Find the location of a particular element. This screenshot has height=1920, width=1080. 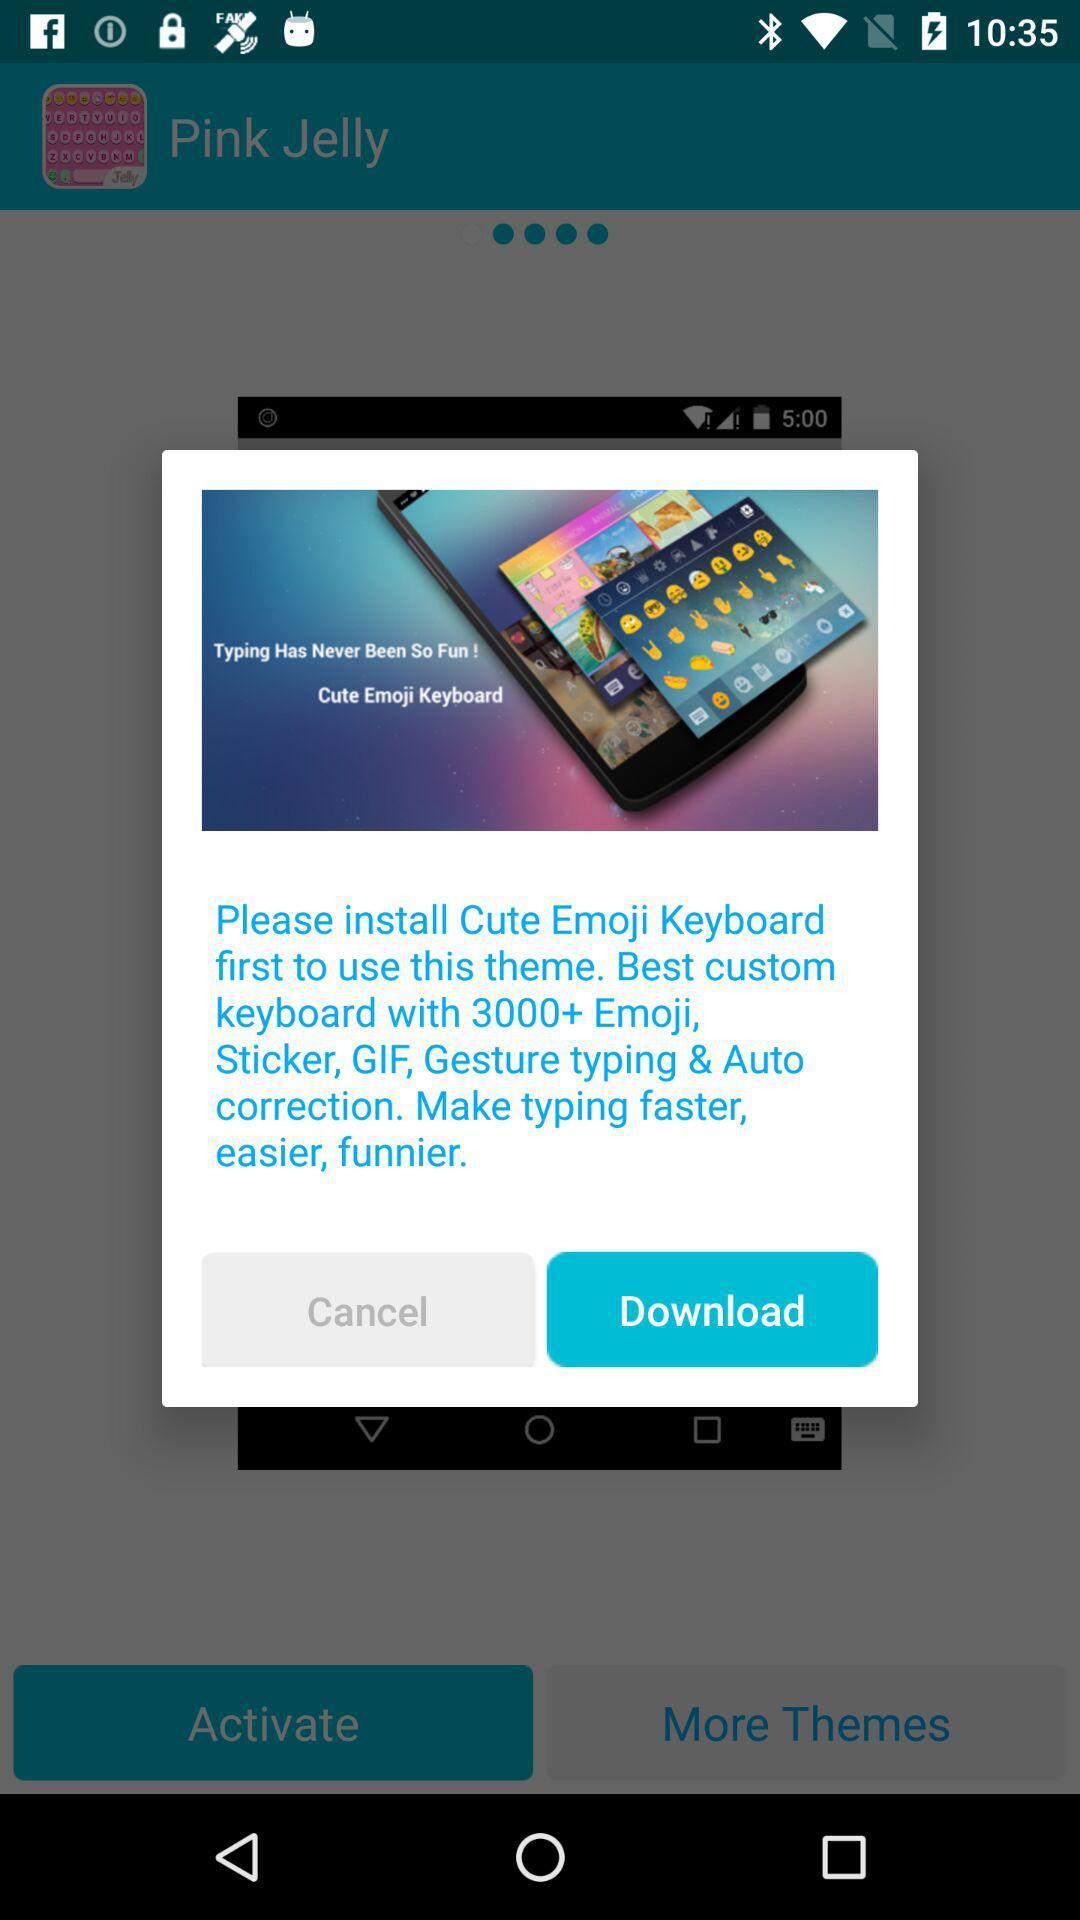

the icon below the please install cute is located at coordinates (711, 1309).